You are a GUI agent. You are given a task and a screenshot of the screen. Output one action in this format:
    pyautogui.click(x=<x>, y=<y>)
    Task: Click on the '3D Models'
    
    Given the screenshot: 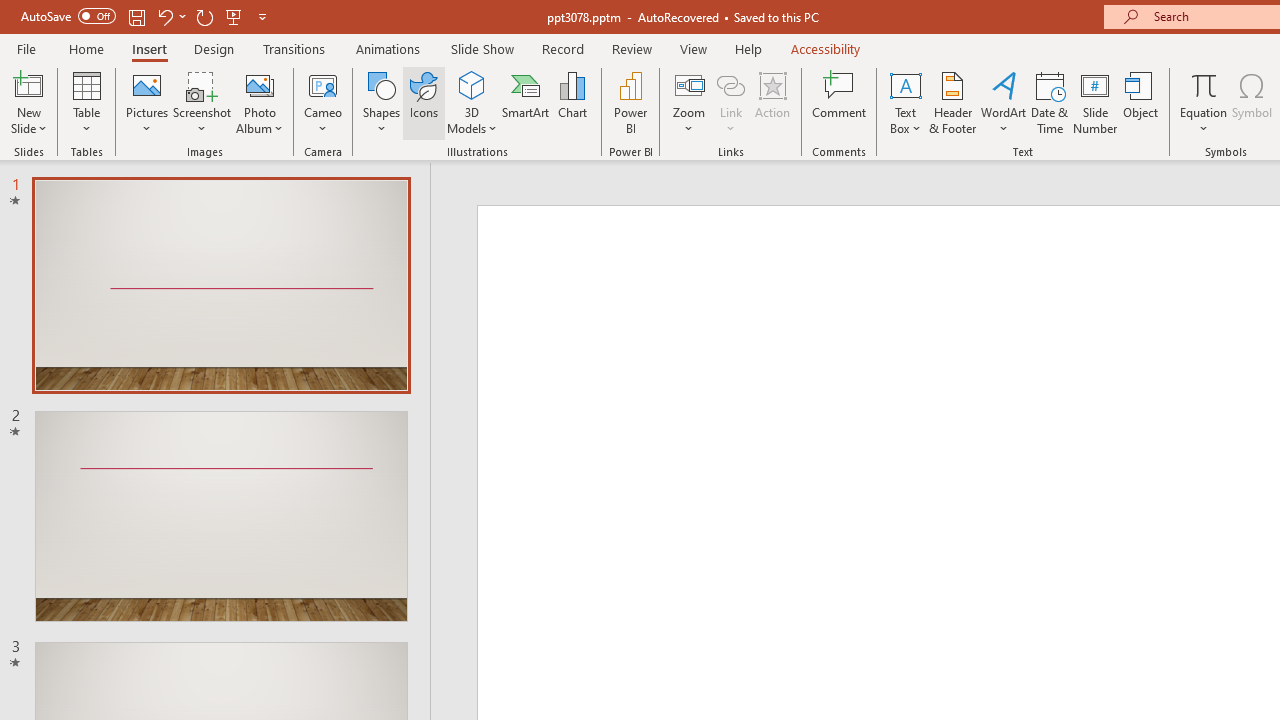 What is the action you would take?
    pyautogui.click(x=471, y=84)
    